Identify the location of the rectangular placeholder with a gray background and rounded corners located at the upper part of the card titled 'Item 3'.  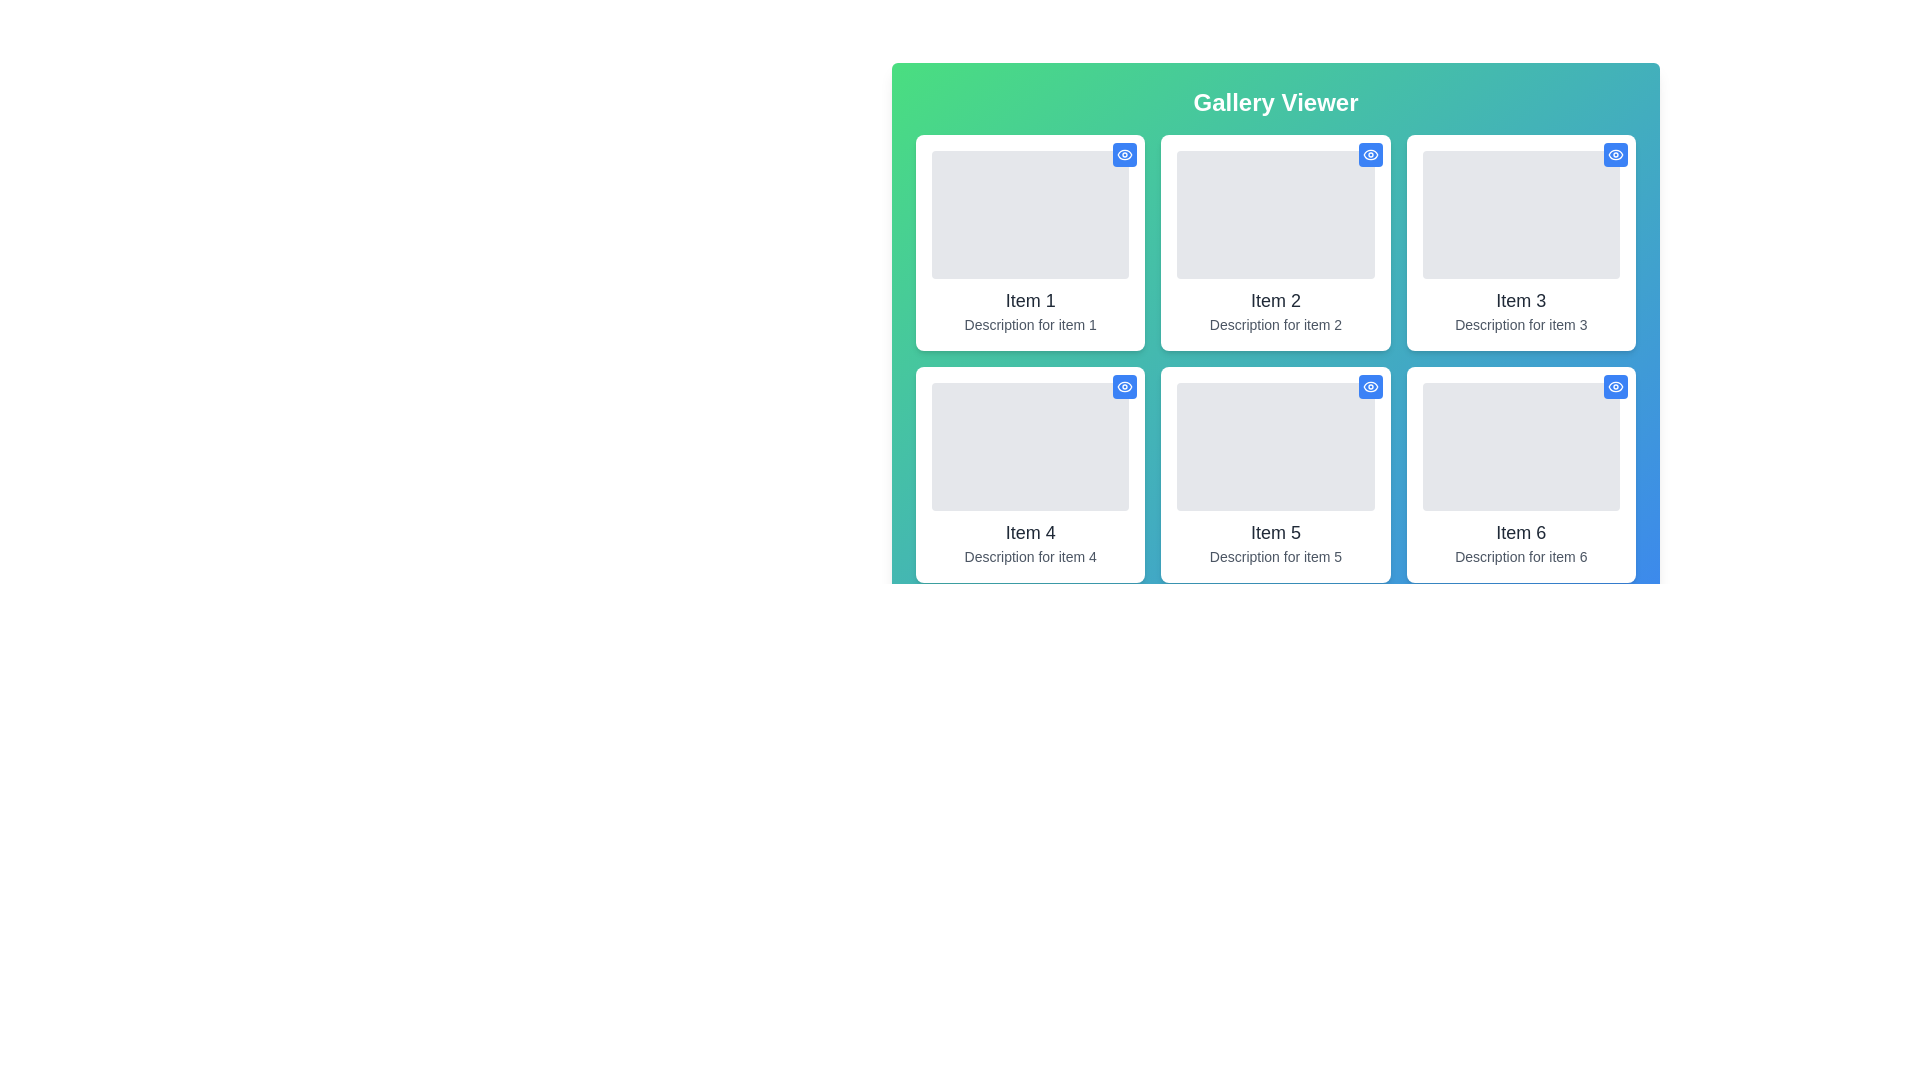
(1520, 215).